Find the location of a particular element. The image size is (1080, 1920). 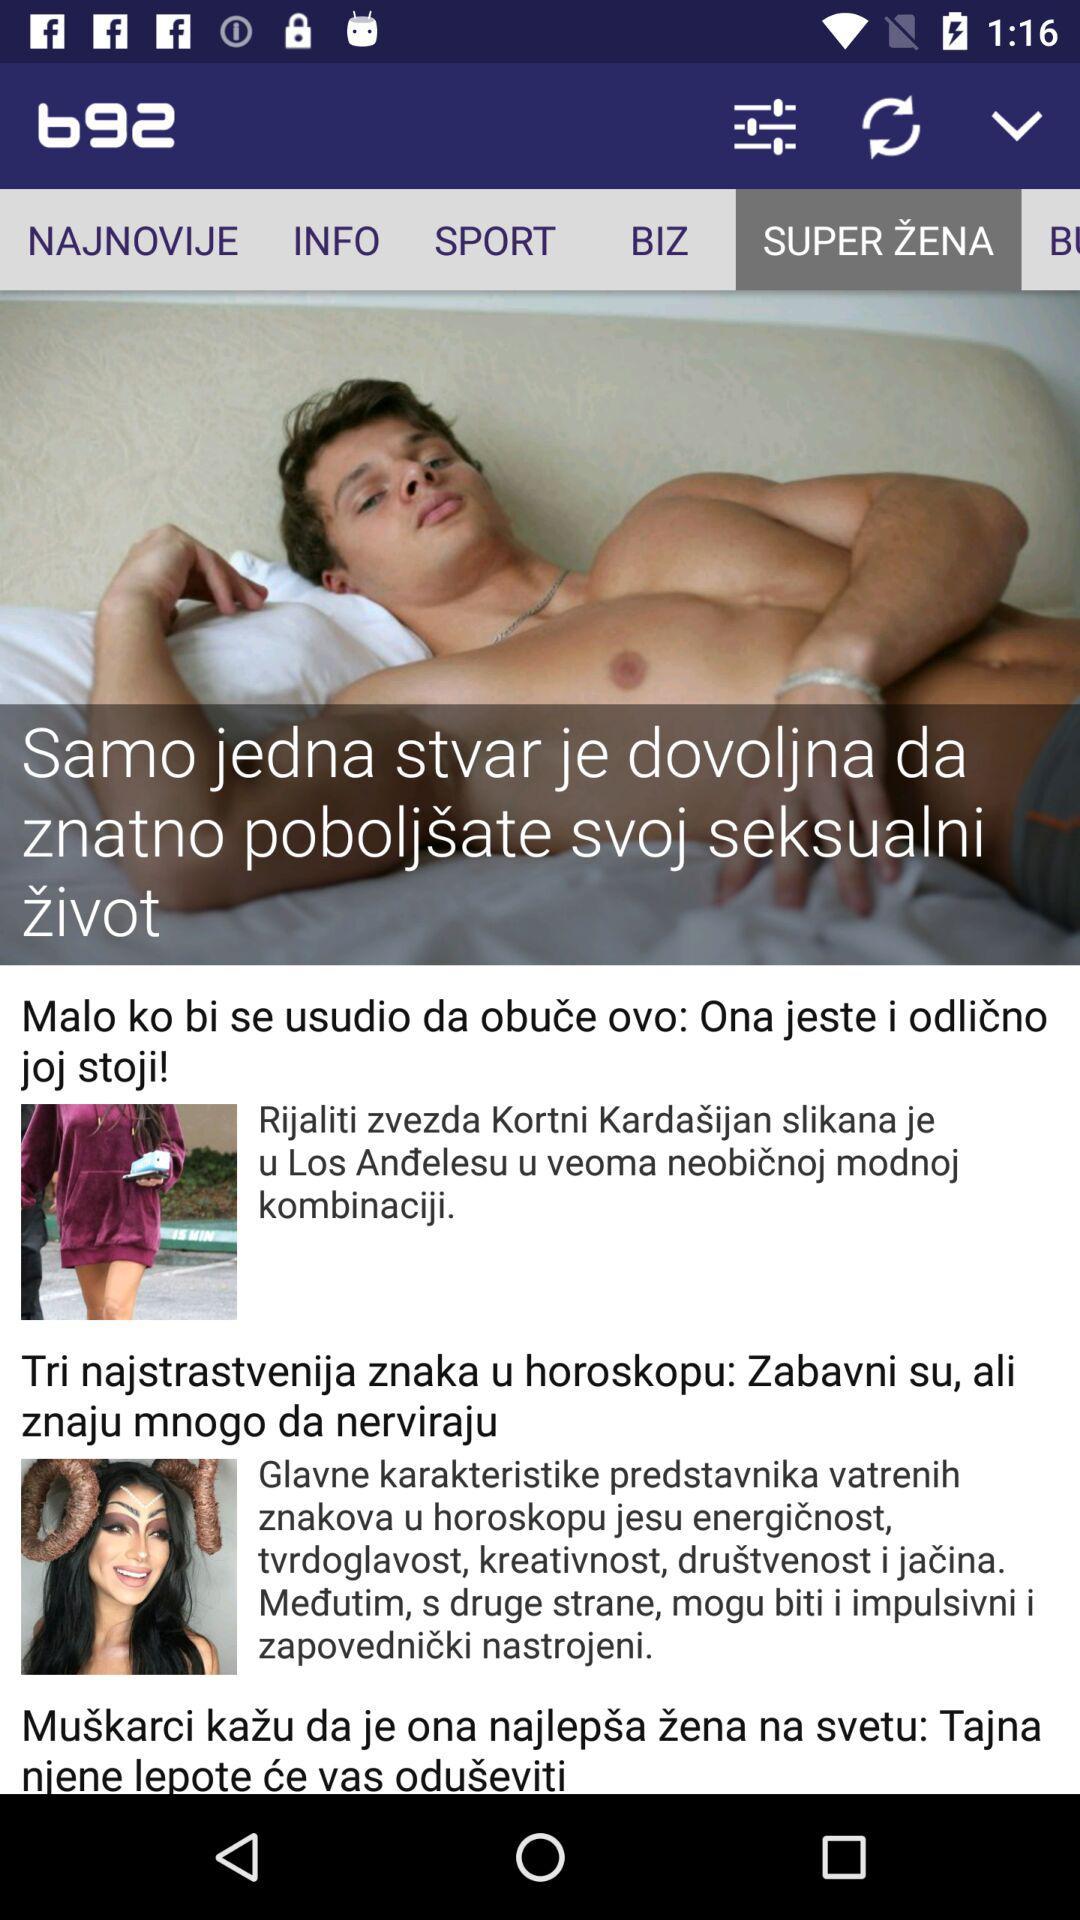

the glavne karakteristike predstavnika app is located at coordinates (658, 1557).